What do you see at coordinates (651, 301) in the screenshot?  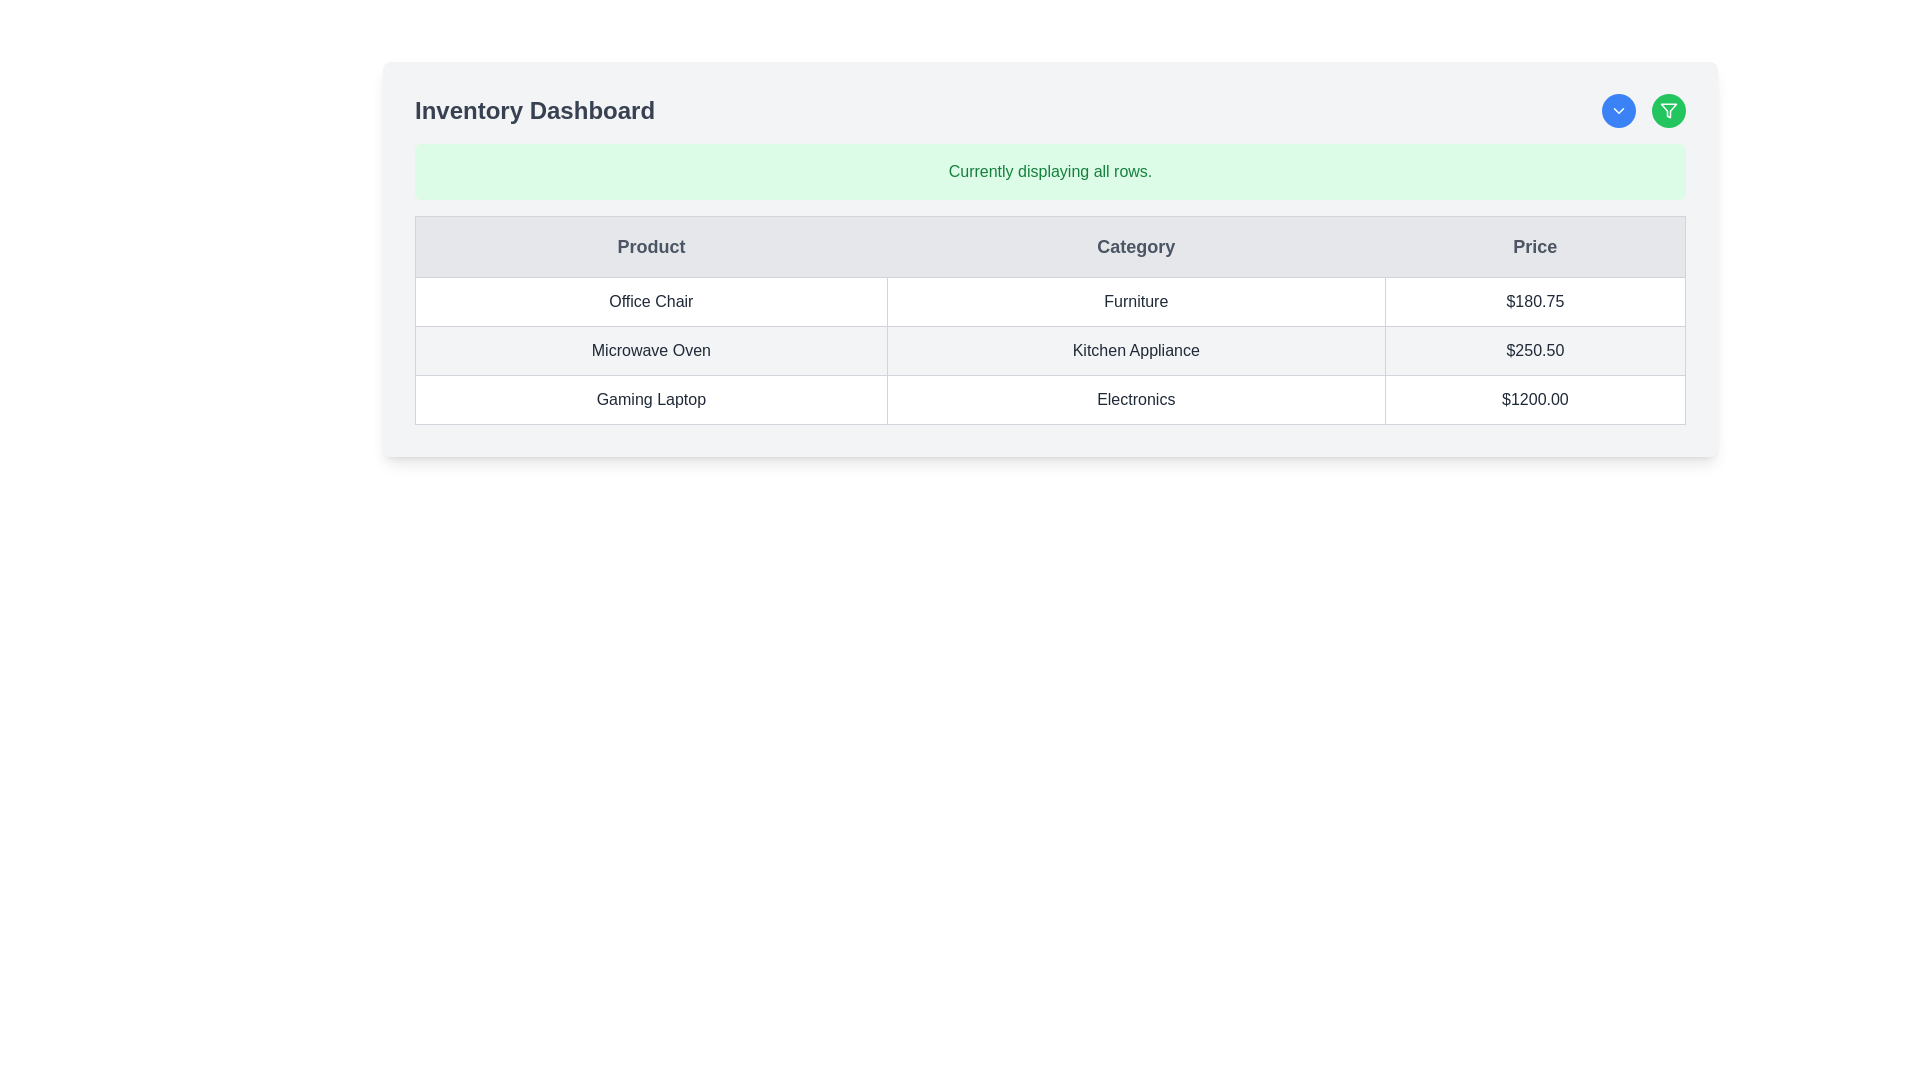 I see `text label displaying 'Office Chair' located in the second row of the table within the 'Product' column, aligned left` at bounding box center [651, 301].